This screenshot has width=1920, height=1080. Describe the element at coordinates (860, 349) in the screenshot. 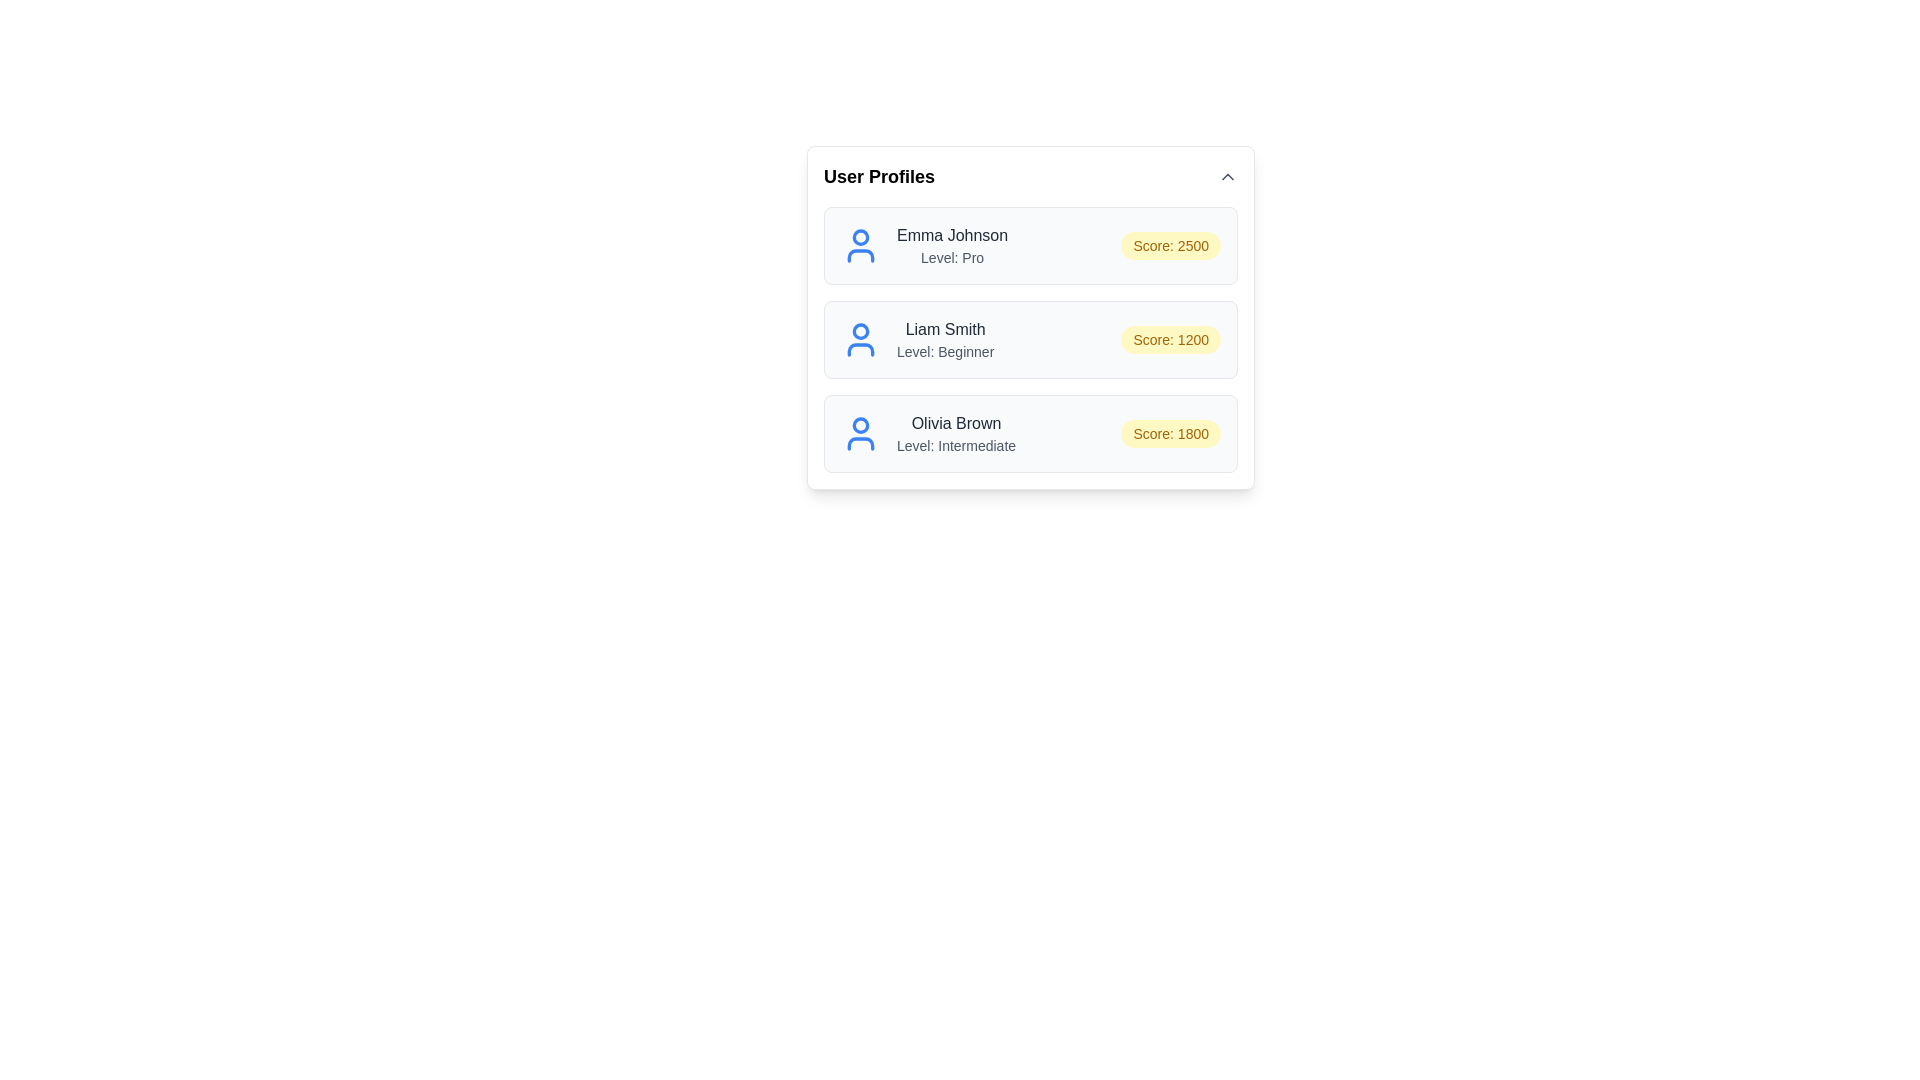

I see `the bottom part of the SVG icon resembling a shirt or torso for the profile of 'Liam Smith' in the second user list entry` at that location.